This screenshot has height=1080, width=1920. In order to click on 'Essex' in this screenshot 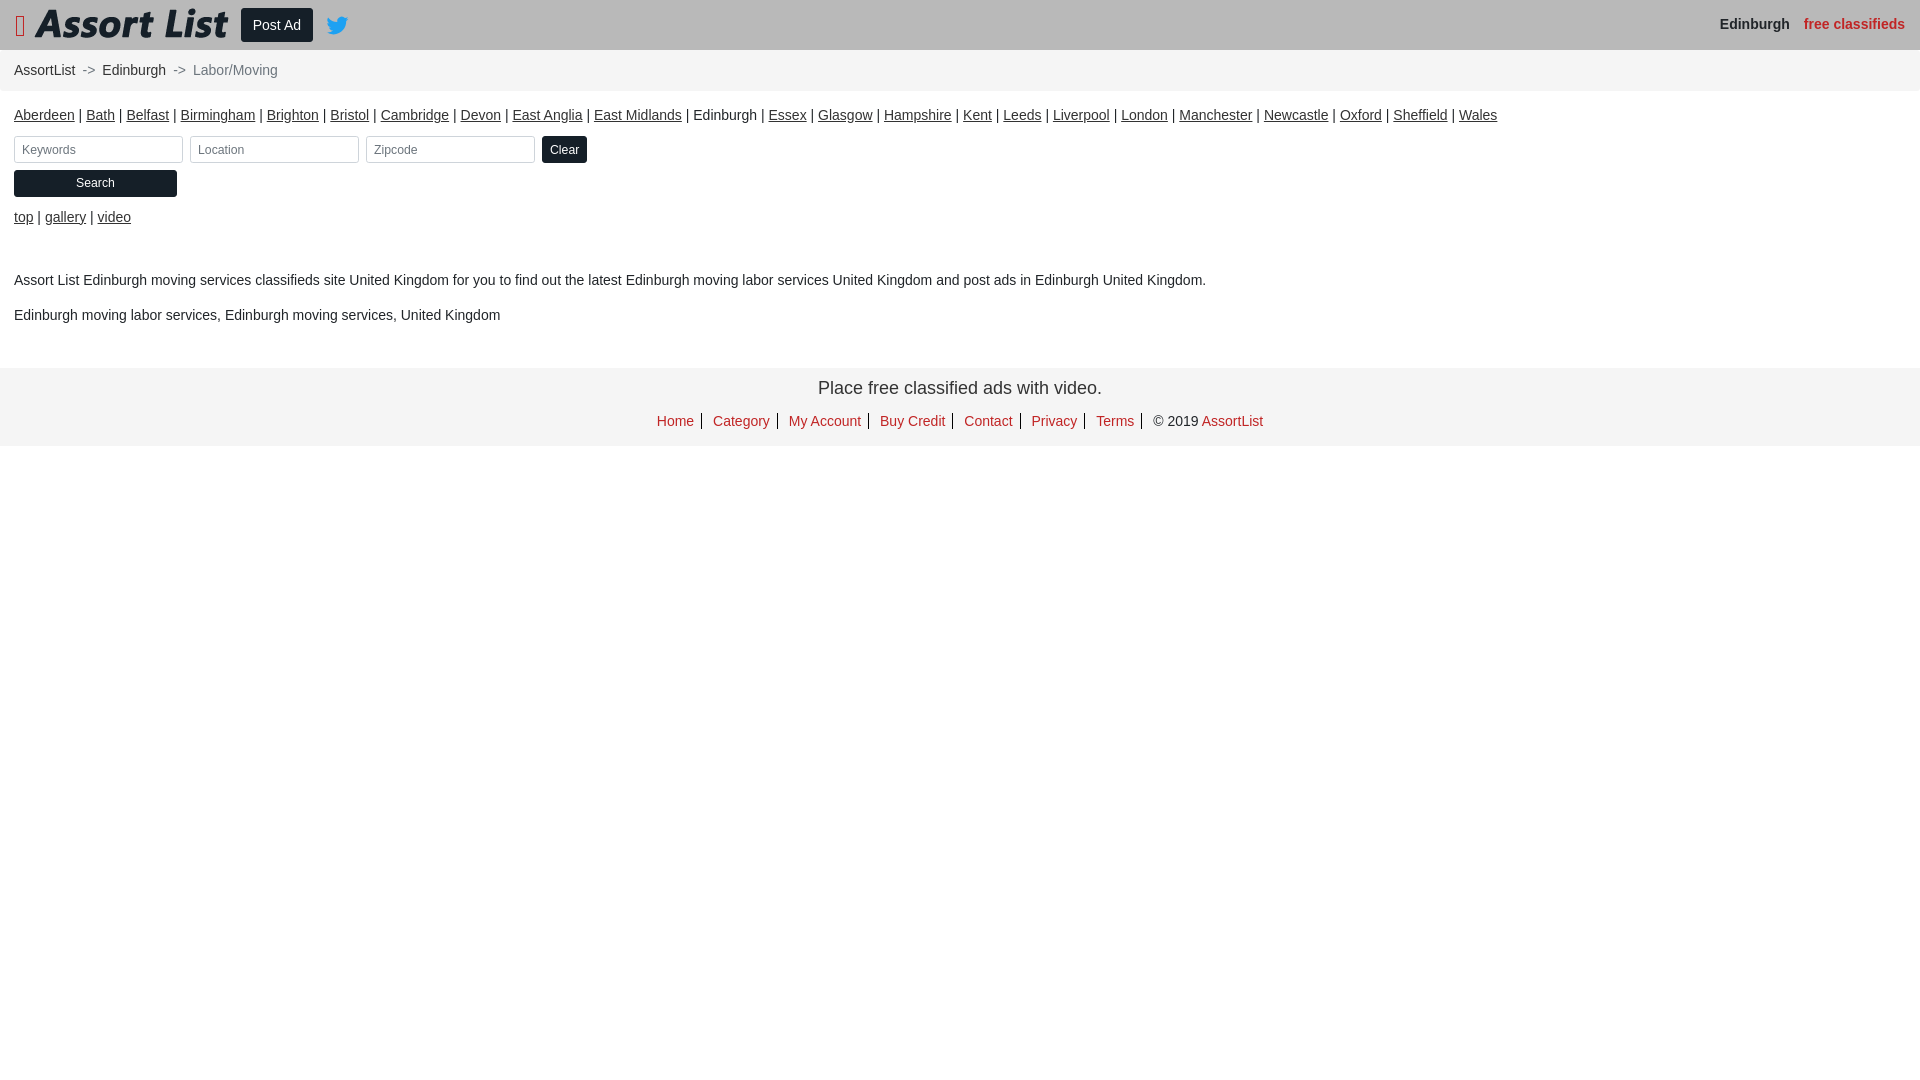, I will do `click(786, 115)`.